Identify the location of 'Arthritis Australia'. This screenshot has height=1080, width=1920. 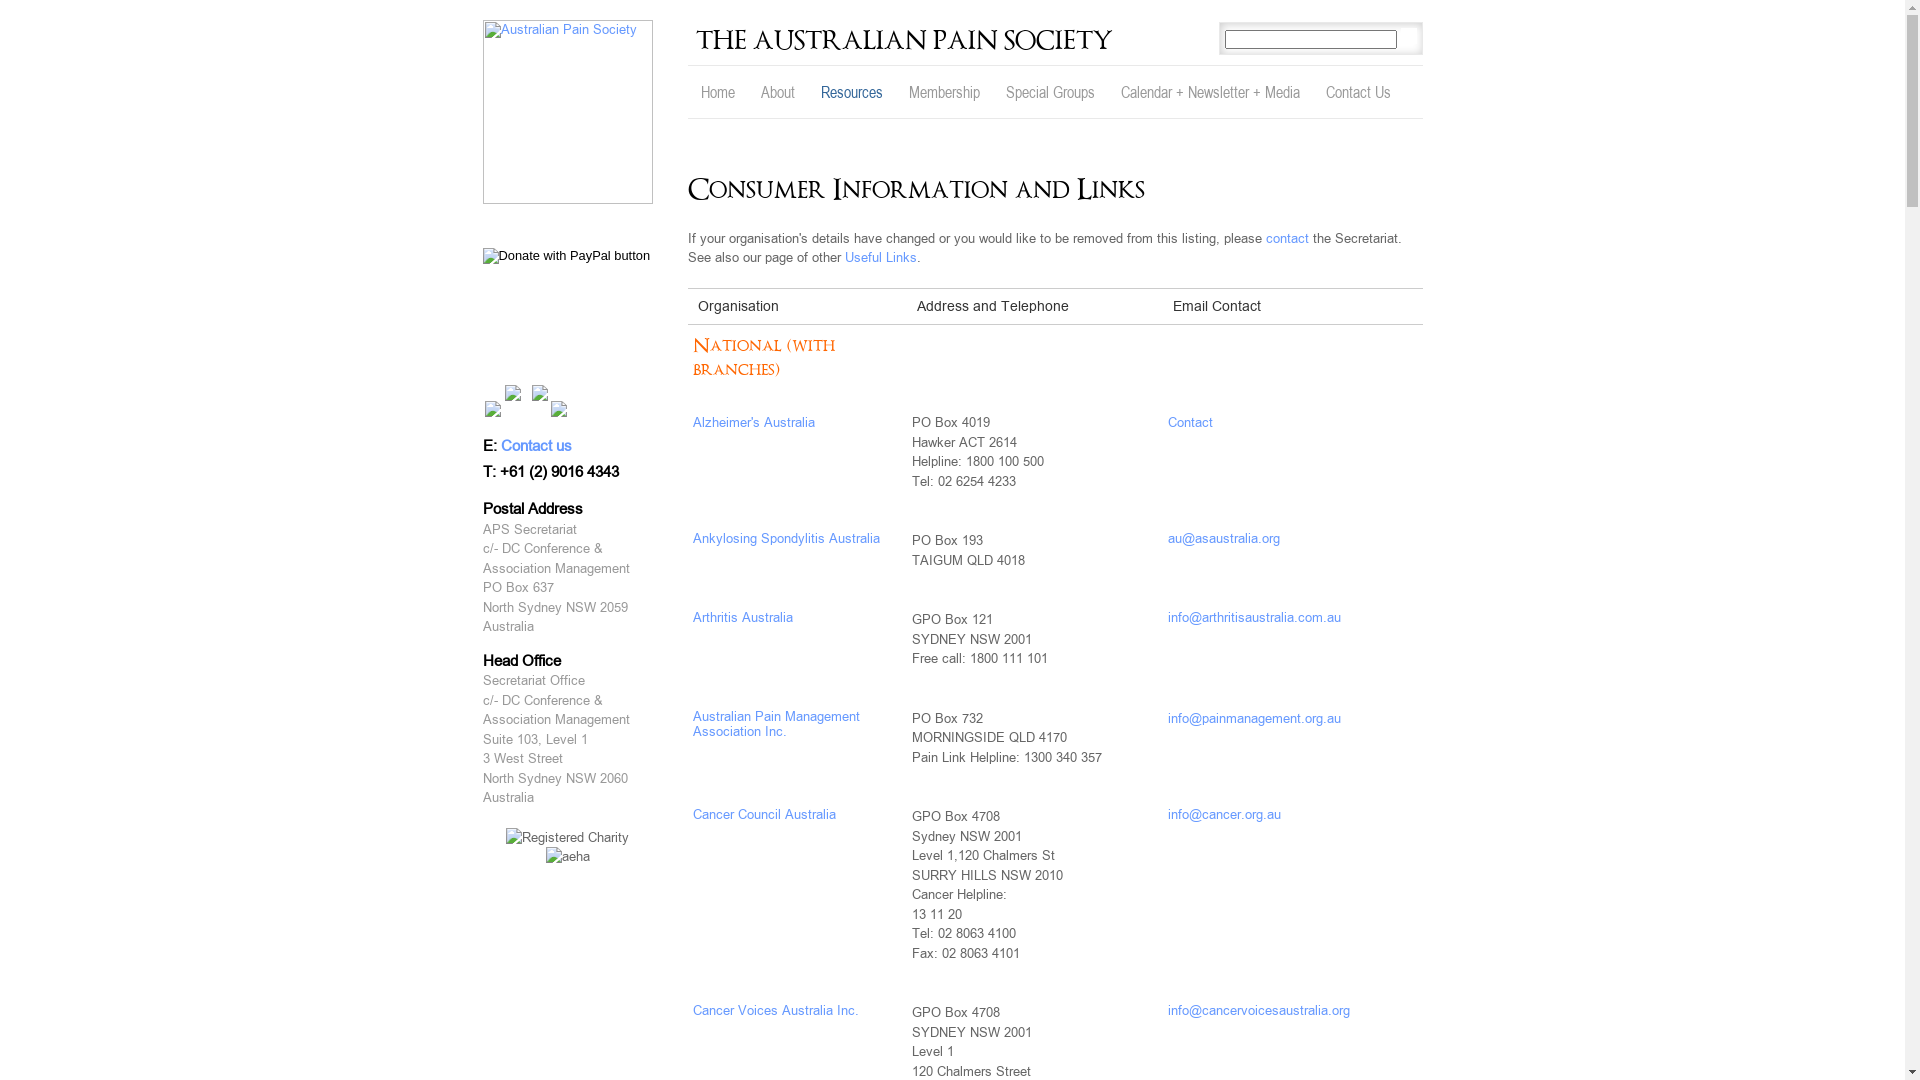
(741, 616).